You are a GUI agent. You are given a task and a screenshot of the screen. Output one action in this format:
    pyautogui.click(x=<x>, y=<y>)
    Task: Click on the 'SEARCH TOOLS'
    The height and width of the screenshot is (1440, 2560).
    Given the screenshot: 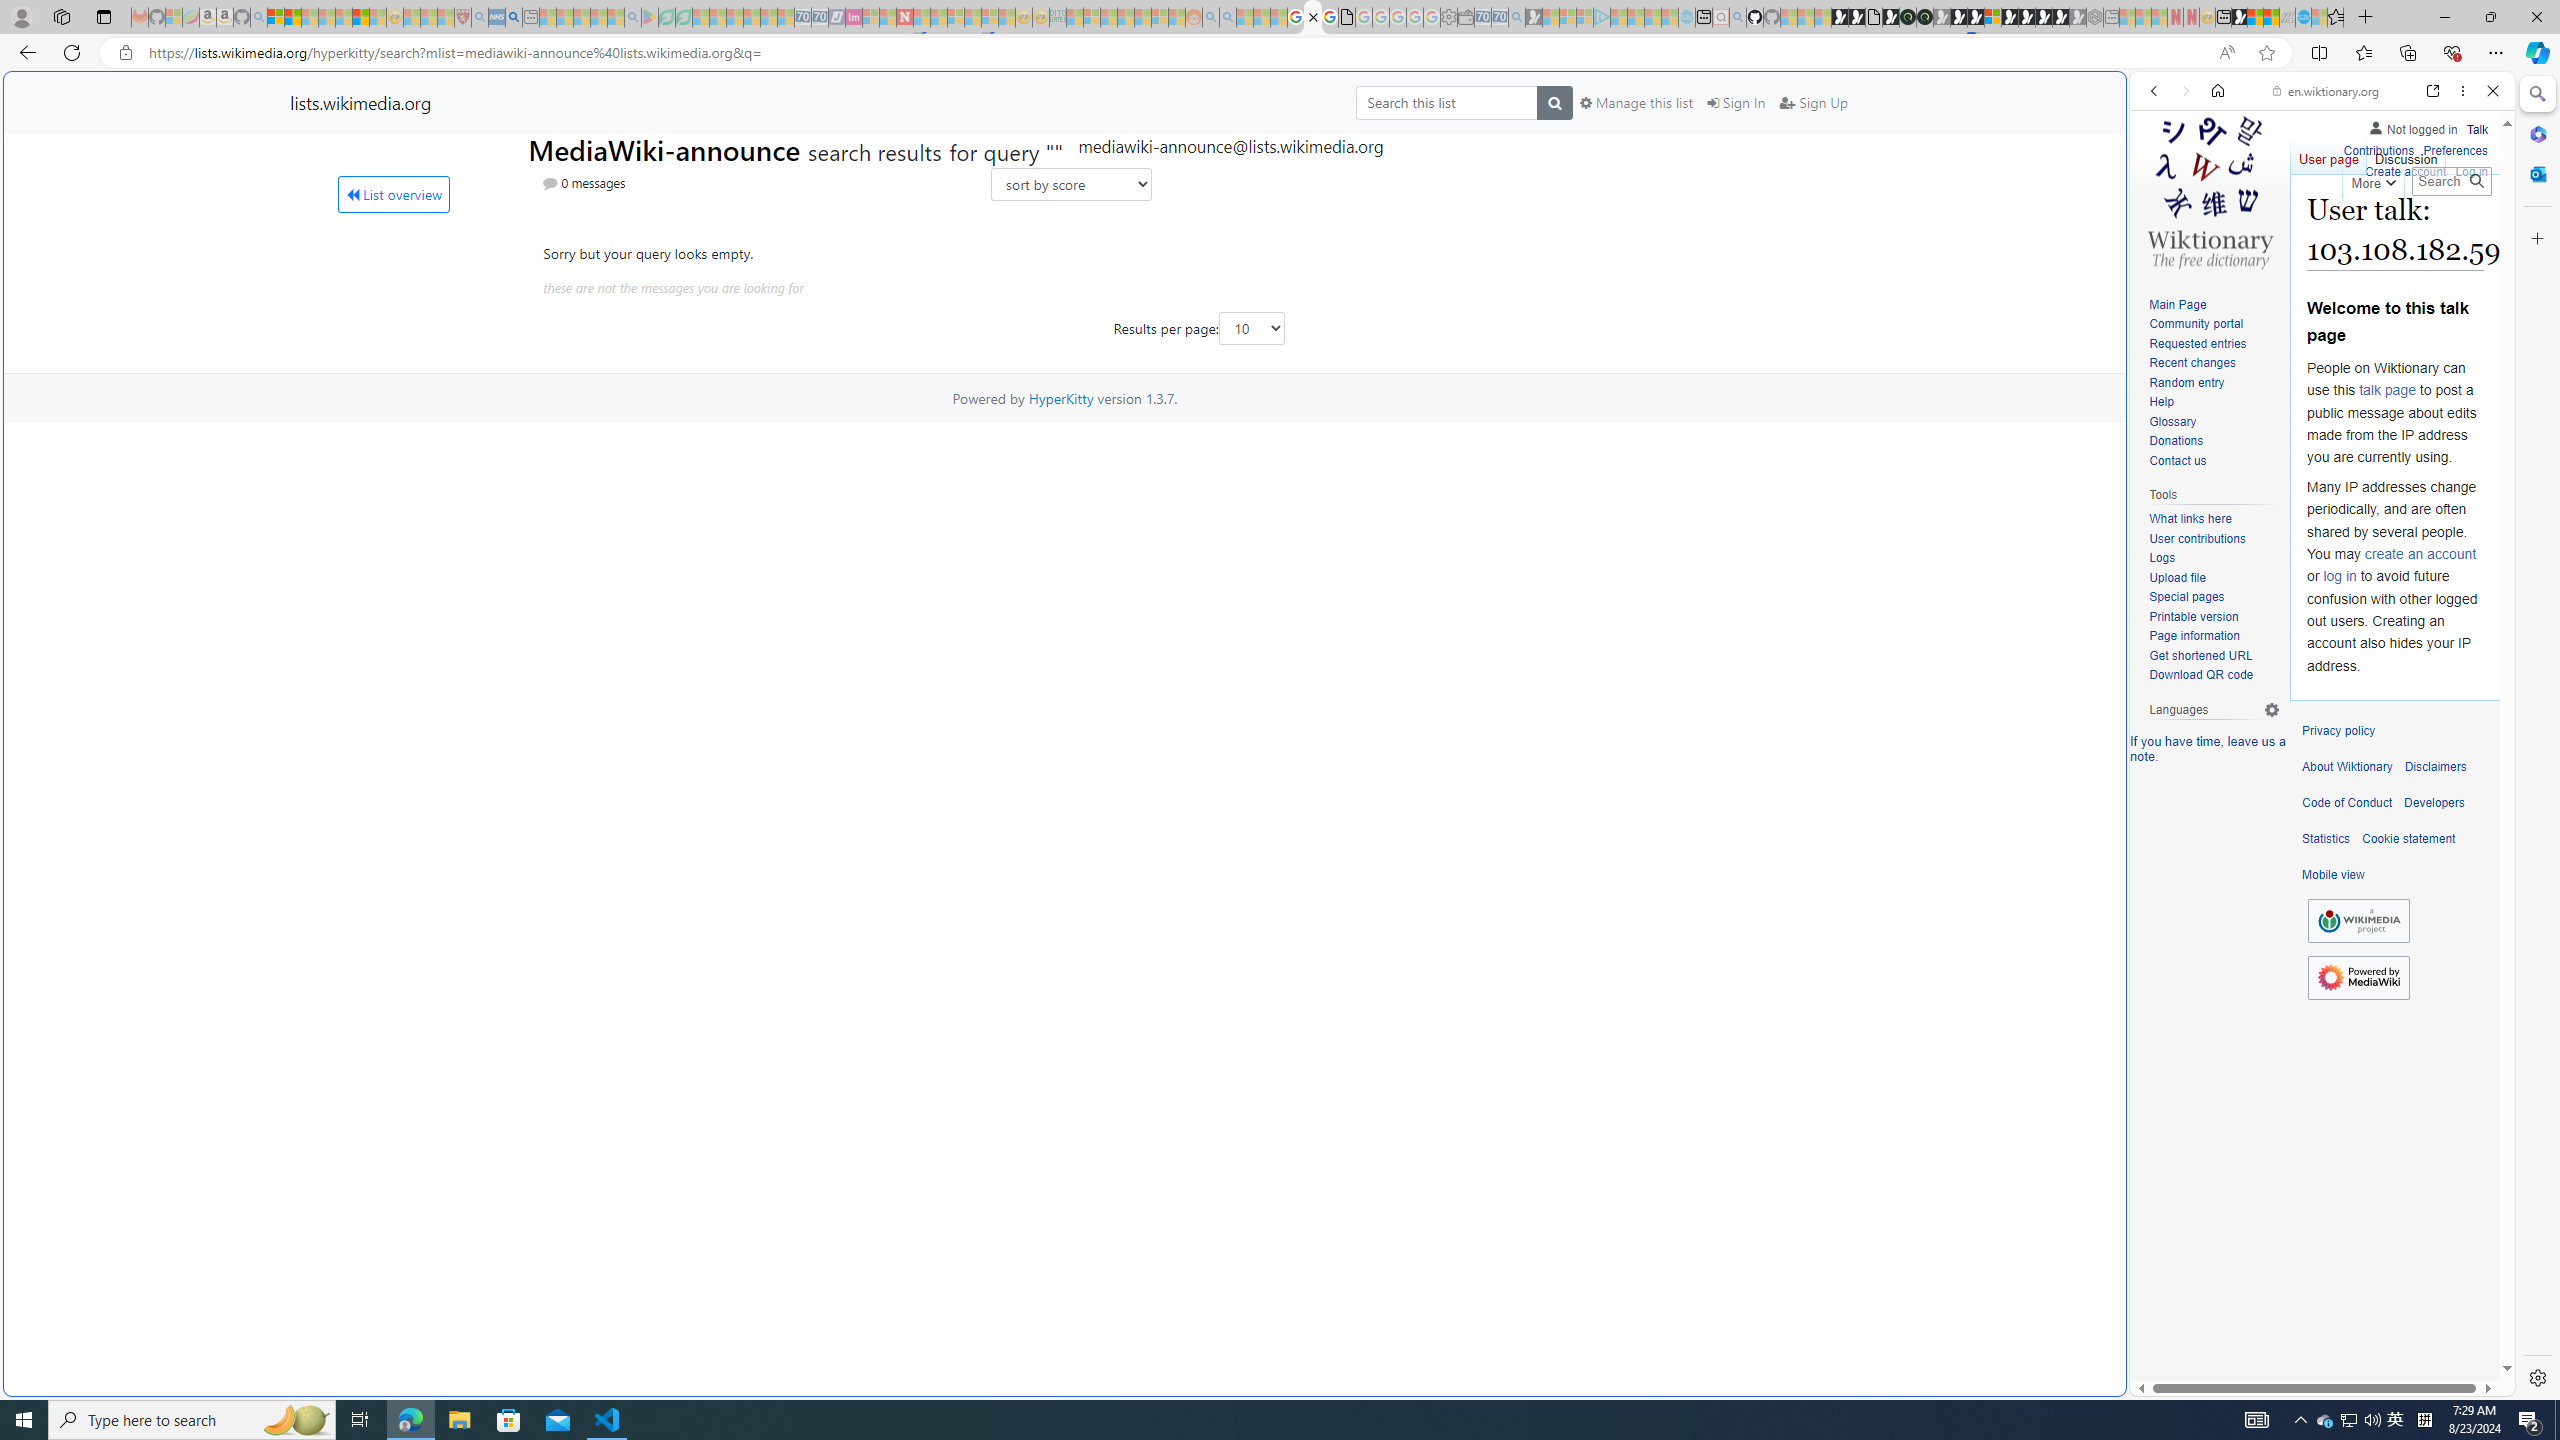 What is the action you would take?
    pyautogui.click(x=2373, y=229)
    